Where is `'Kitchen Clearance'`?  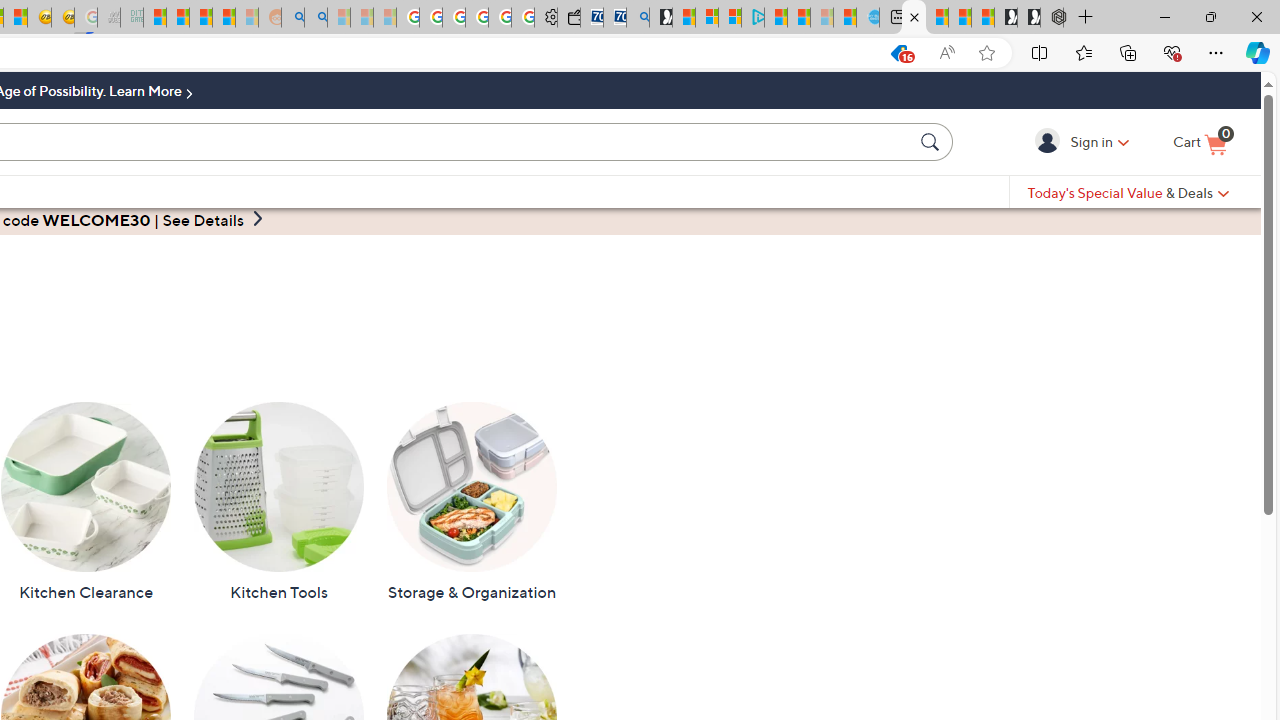 'Kitchen Clearance' is located at coordinates (85, 501).